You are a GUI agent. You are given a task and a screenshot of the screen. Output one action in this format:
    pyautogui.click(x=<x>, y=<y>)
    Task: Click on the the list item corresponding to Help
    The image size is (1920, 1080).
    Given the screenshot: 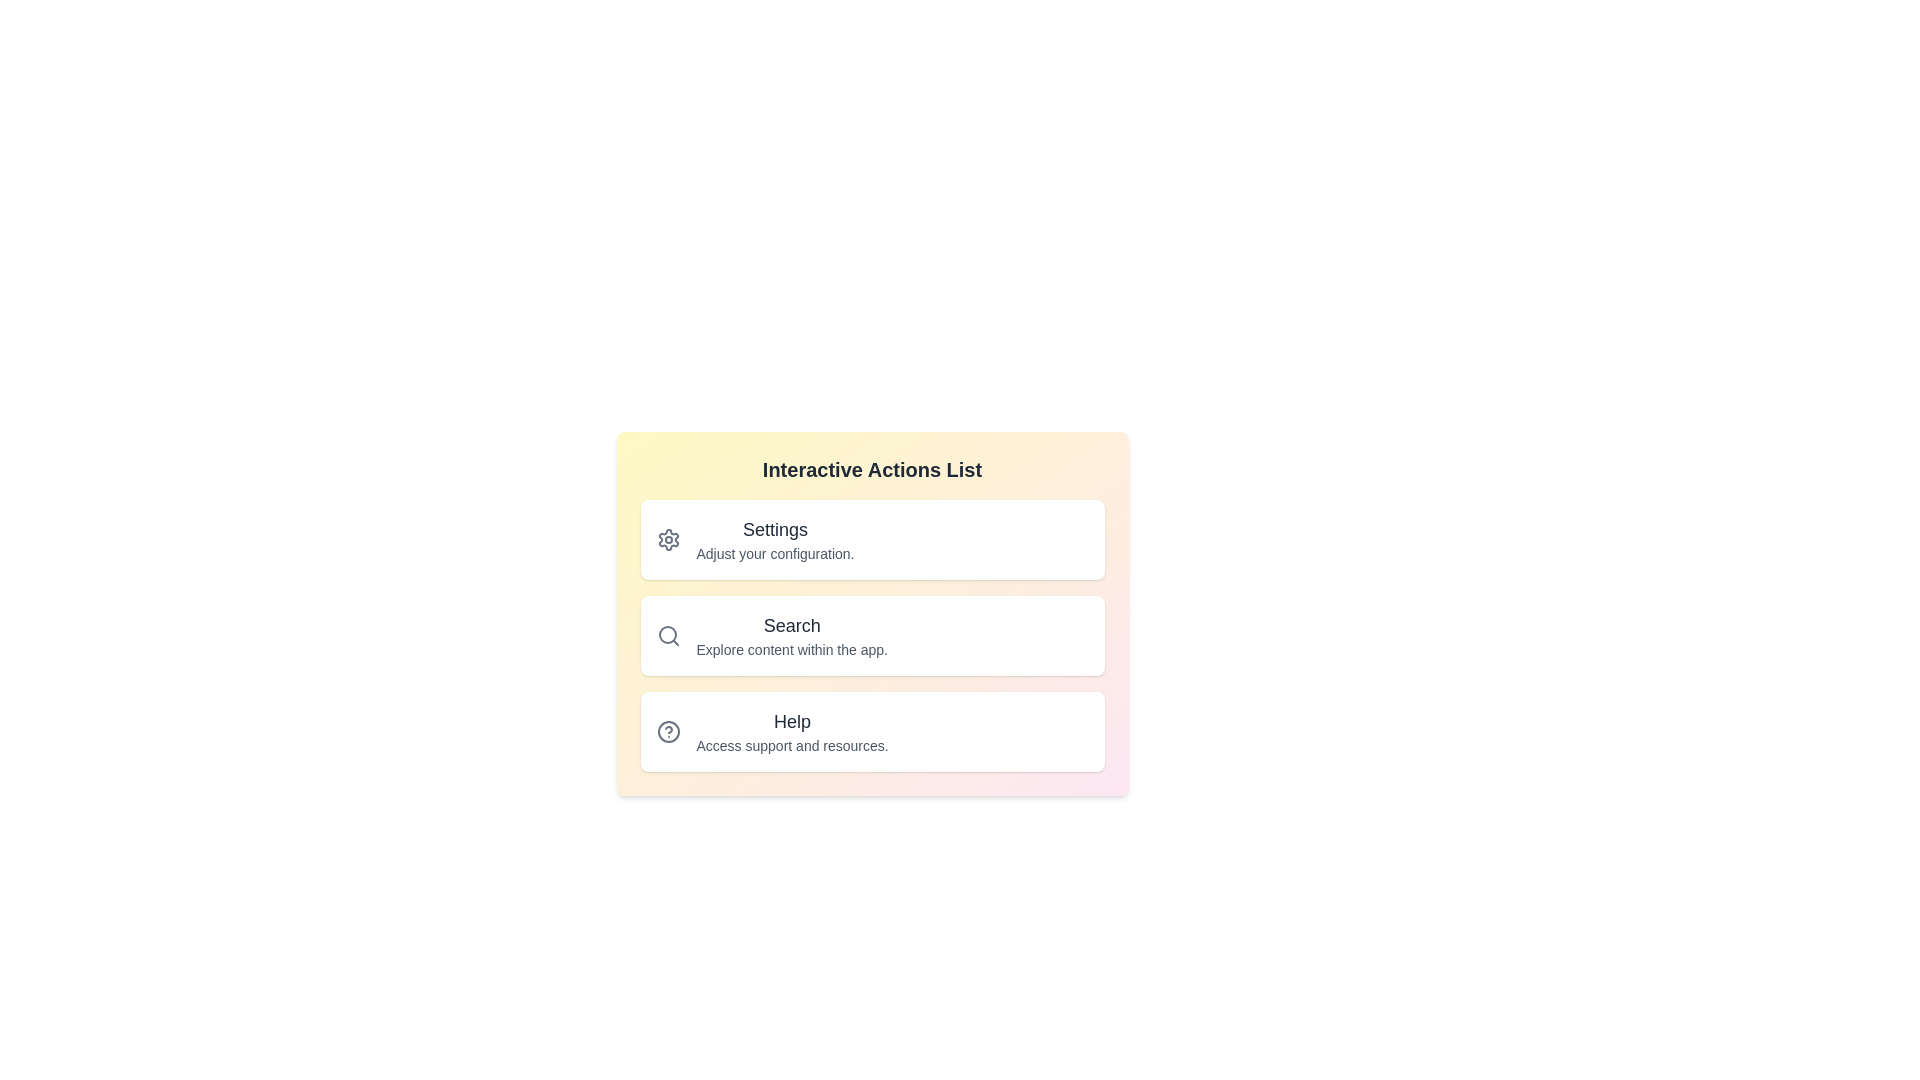 What is the action you would take?
    pyautogui.click(x=872, y=732)
    